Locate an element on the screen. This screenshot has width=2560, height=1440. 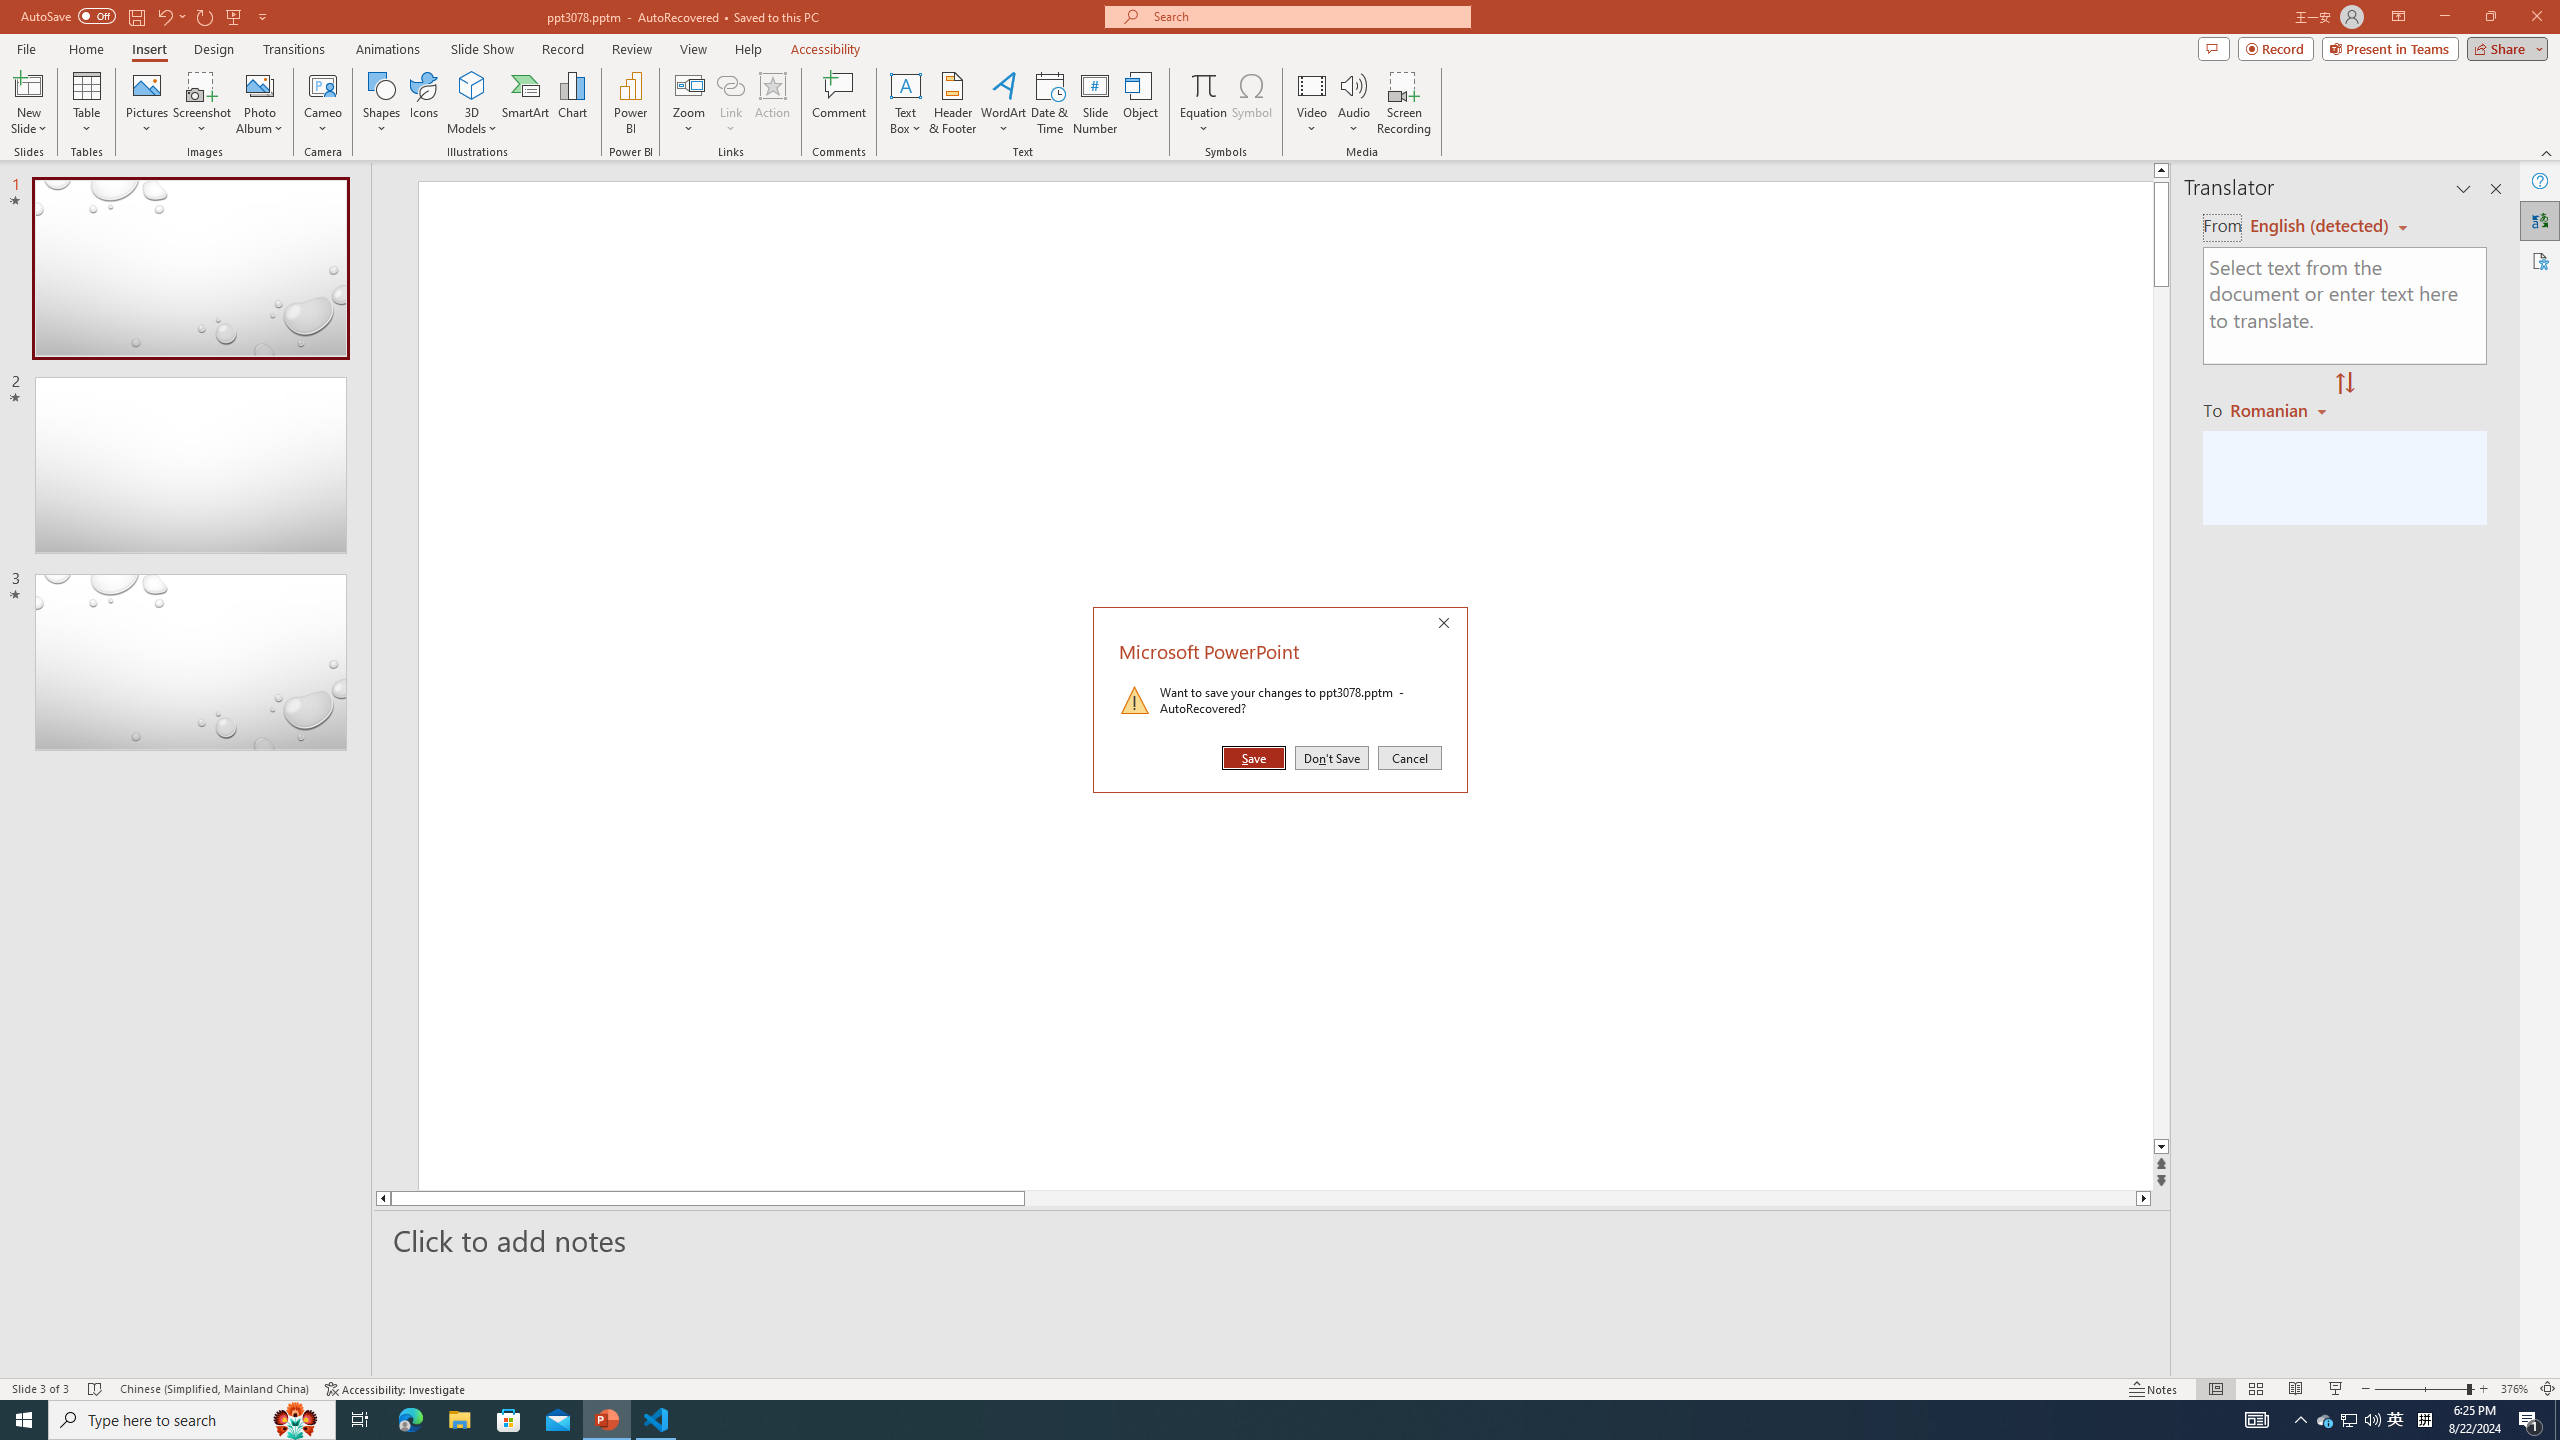
'Video' is located at coordinates (1312, 103).